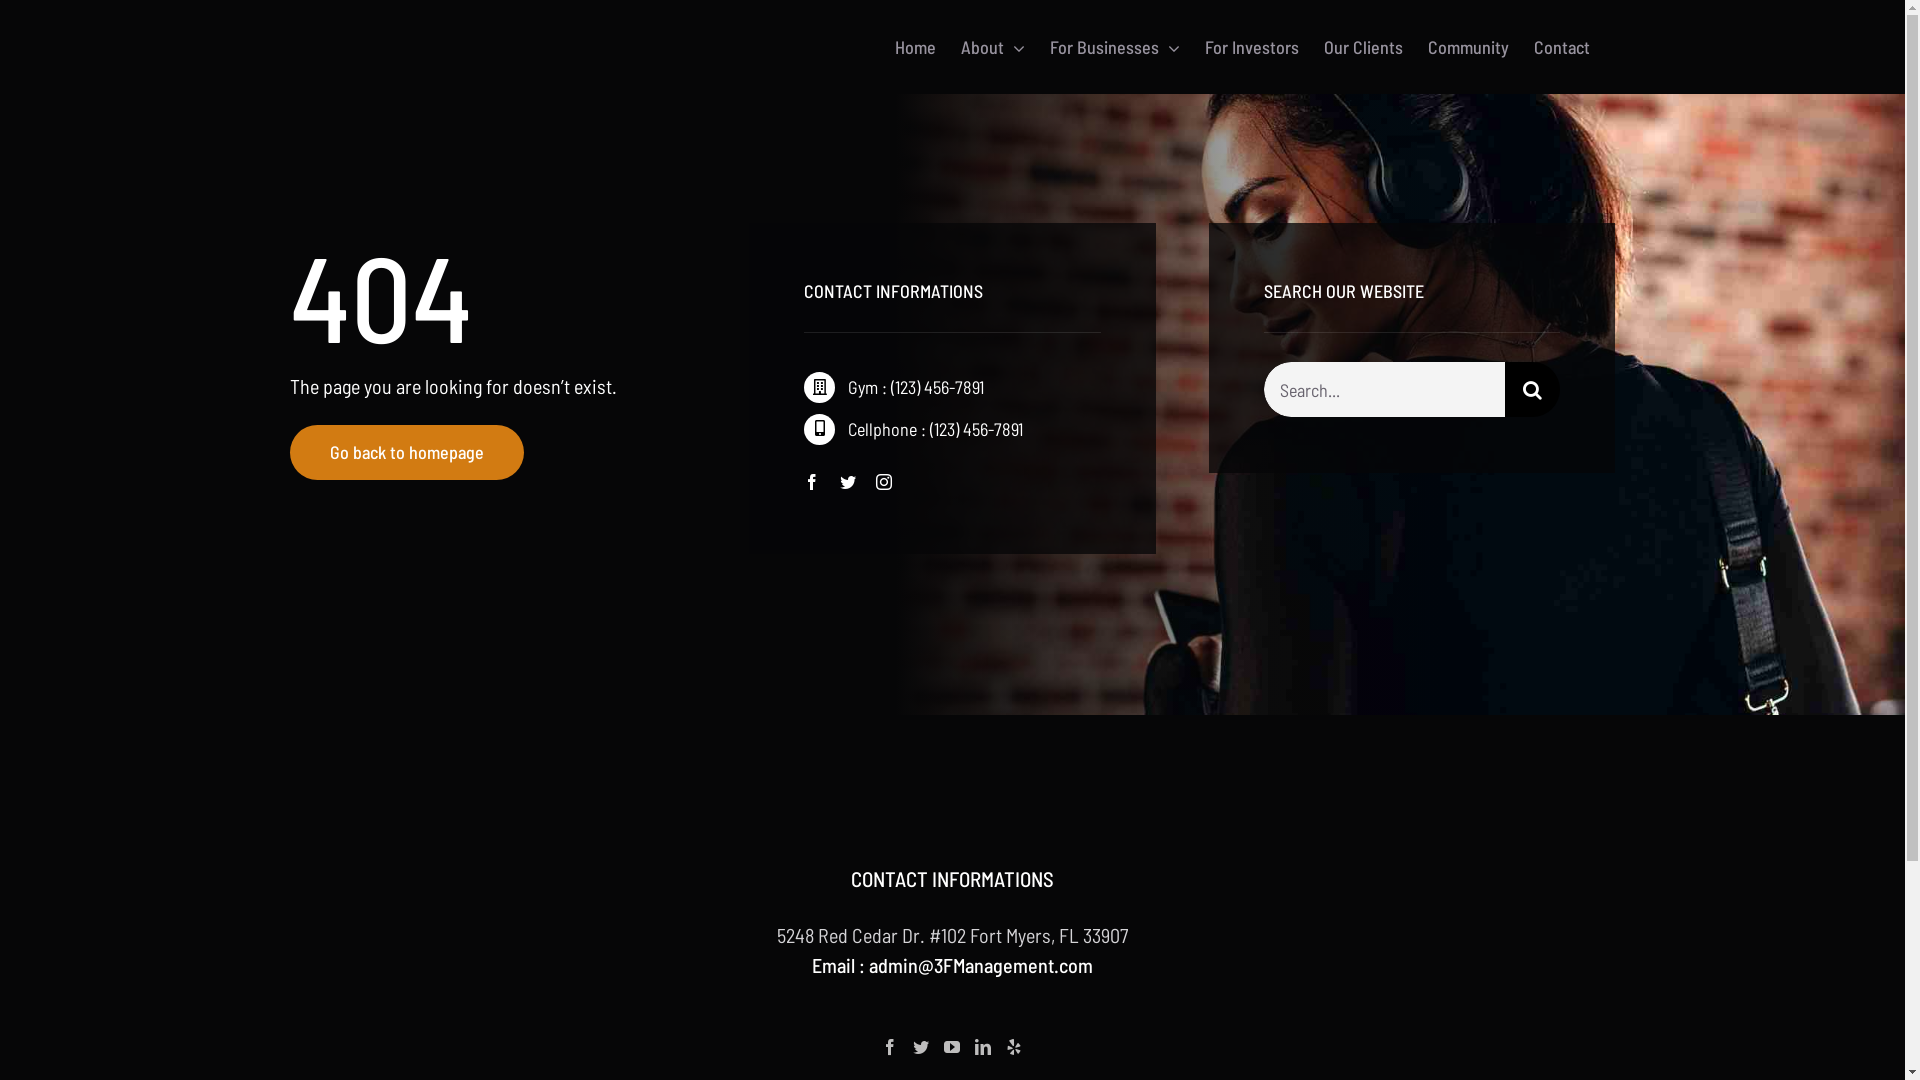 The width and height of the screenshot is (1920, 1080). What do you see at coordinates (1560, 45) in the screenshot?
I see `'Contact'` at bounding box center [1560, 45].